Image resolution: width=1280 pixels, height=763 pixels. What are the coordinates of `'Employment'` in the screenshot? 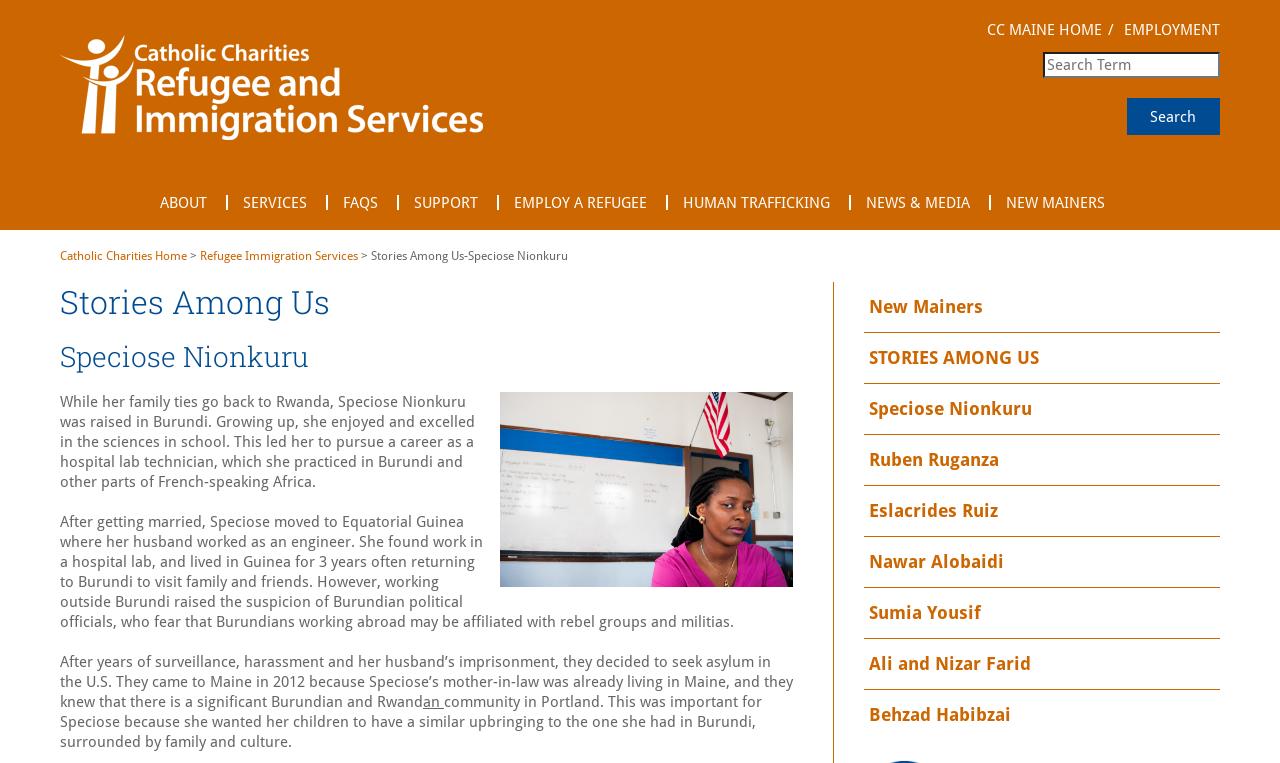 It's located at (1170, 28).